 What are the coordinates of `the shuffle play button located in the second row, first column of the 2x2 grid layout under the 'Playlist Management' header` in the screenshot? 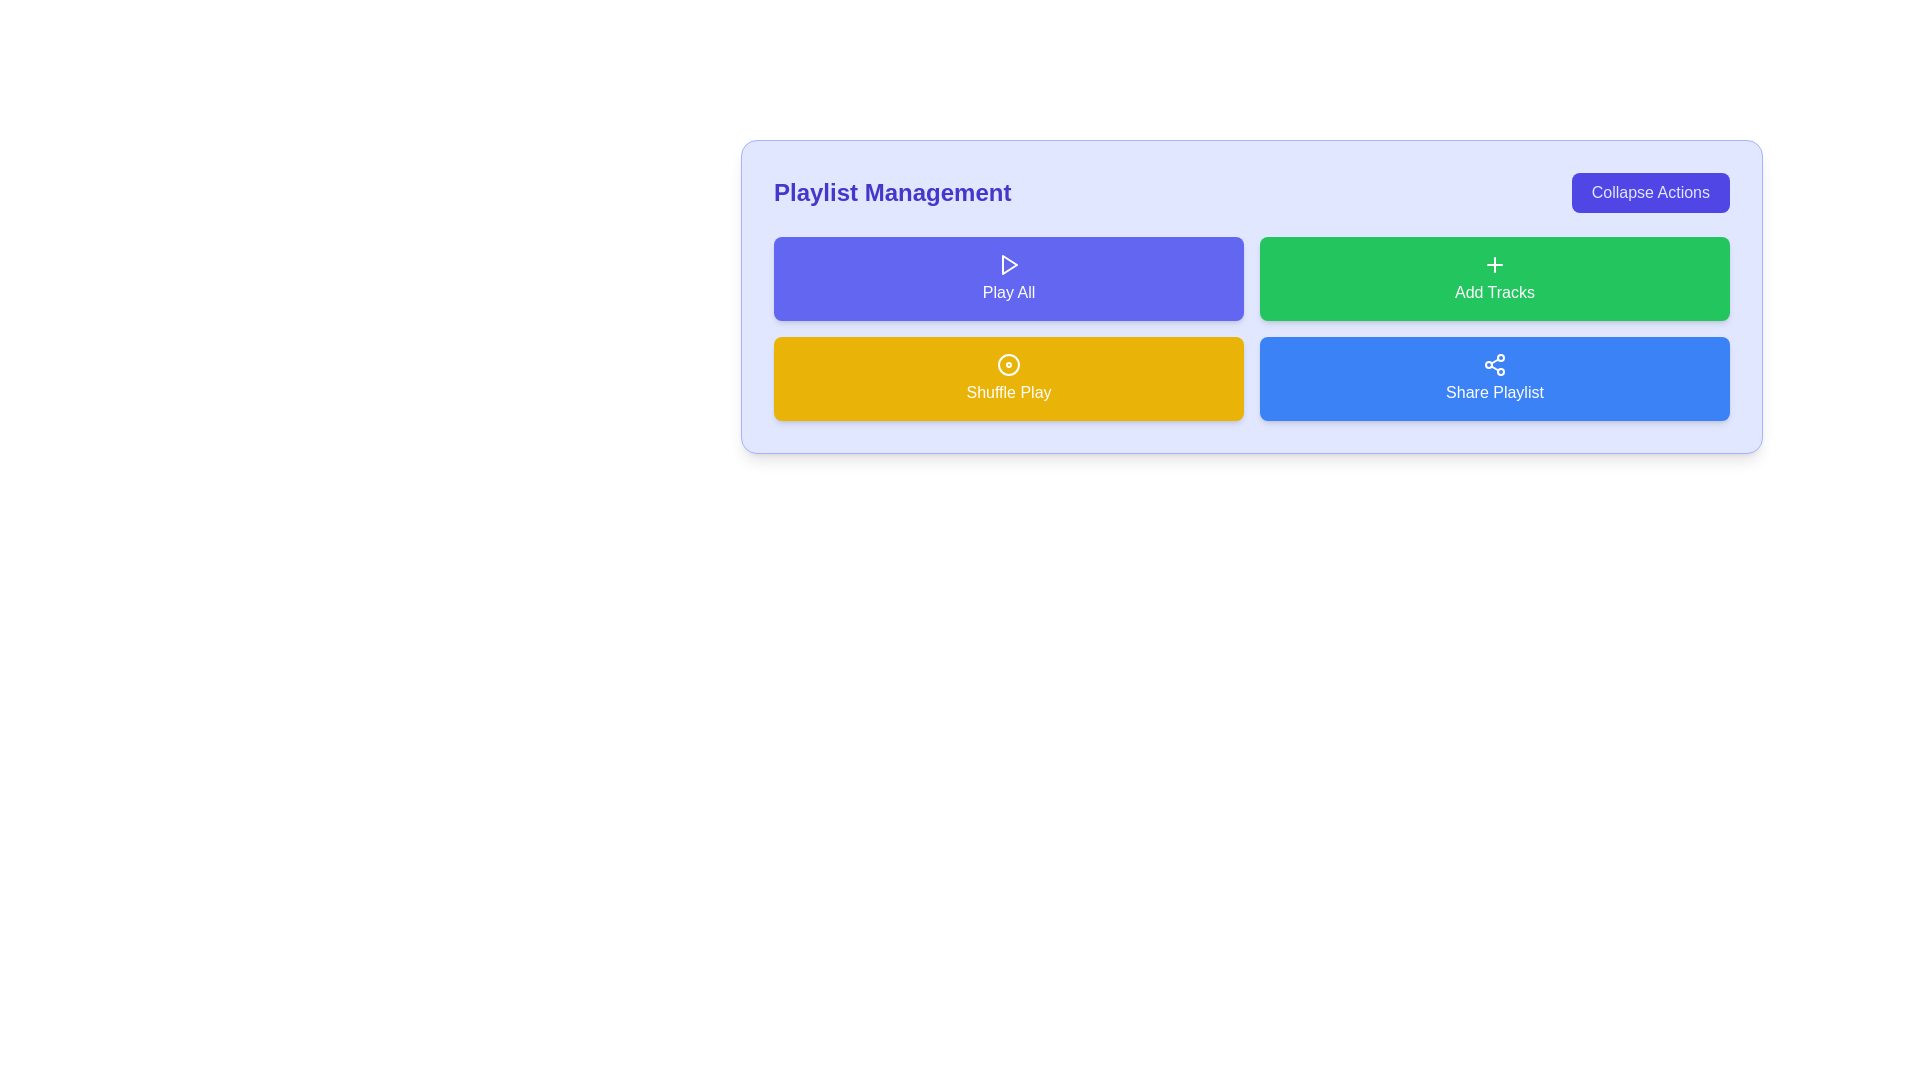 It's located at (1008, 378).